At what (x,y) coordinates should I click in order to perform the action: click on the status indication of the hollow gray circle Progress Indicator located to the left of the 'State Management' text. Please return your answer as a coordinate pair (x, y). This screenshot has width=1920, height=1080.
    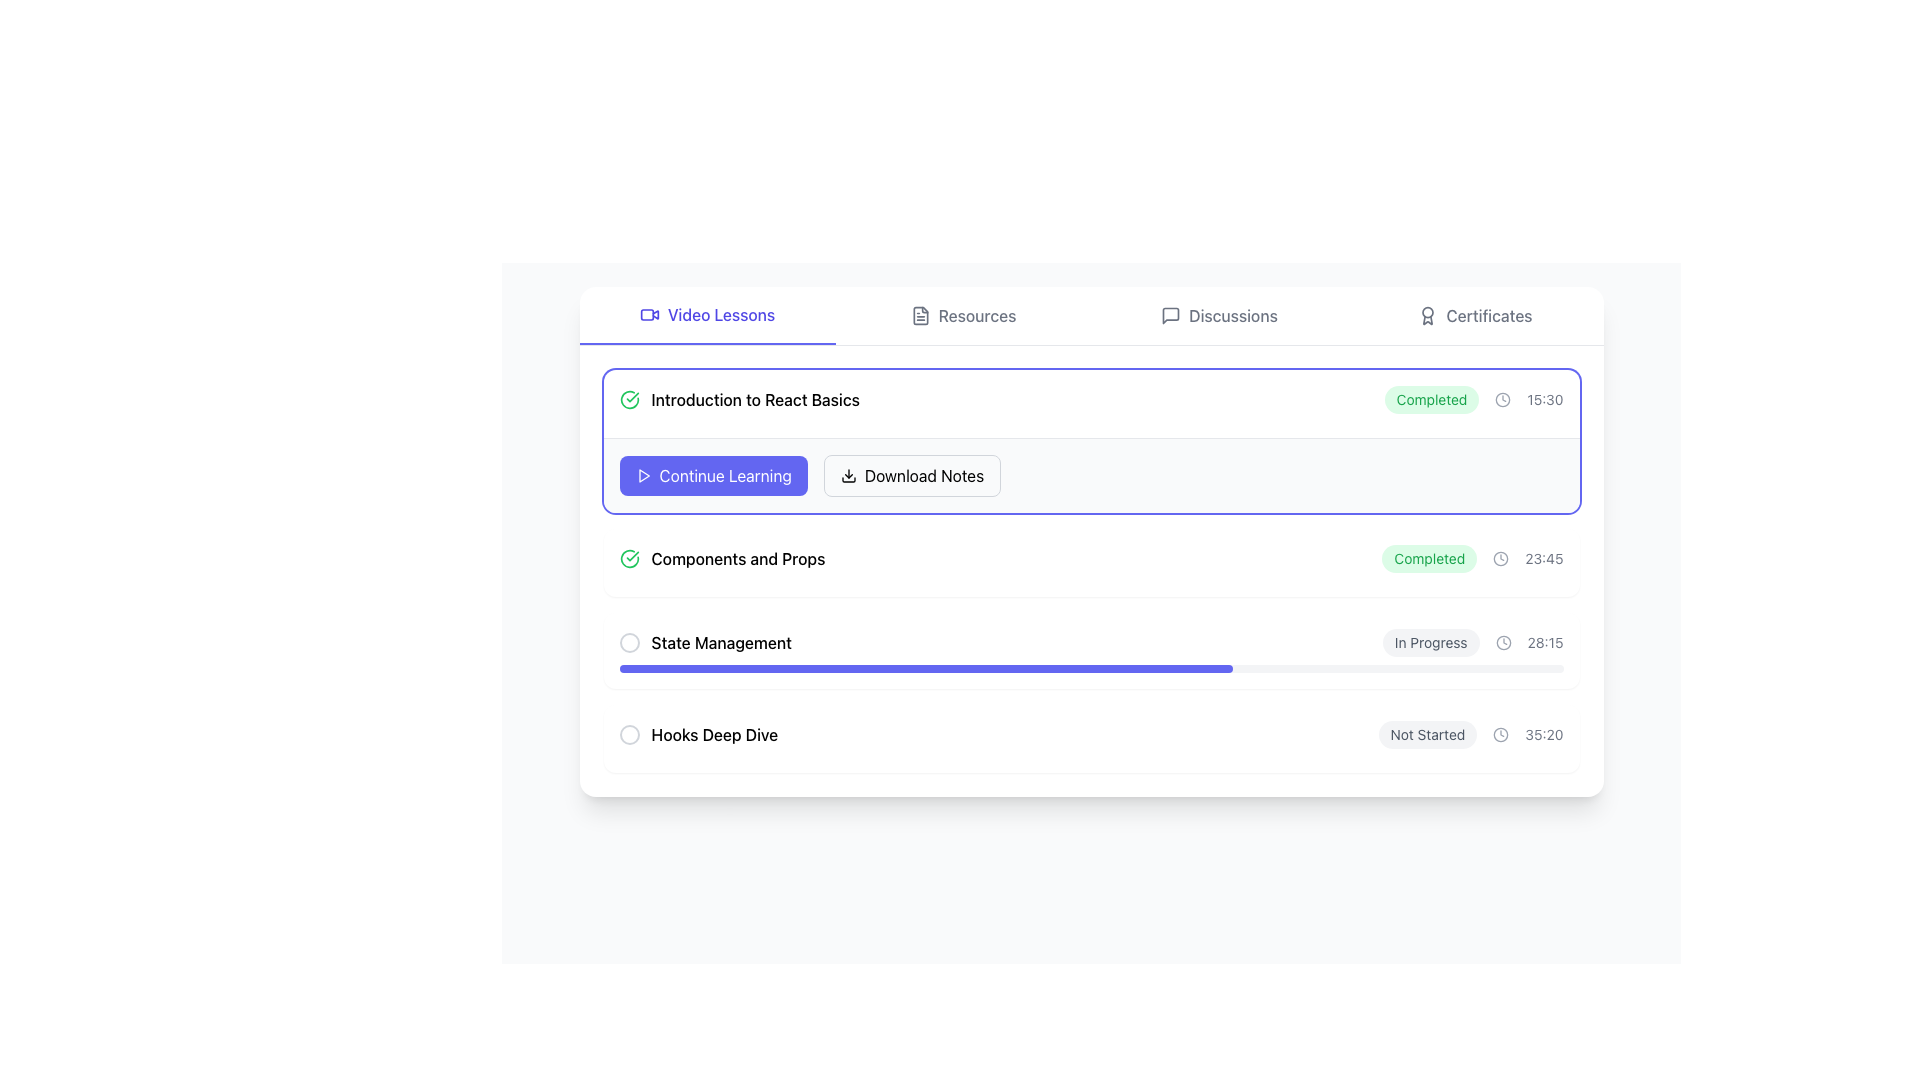
    Looking at the image, I should click on (628, 643).